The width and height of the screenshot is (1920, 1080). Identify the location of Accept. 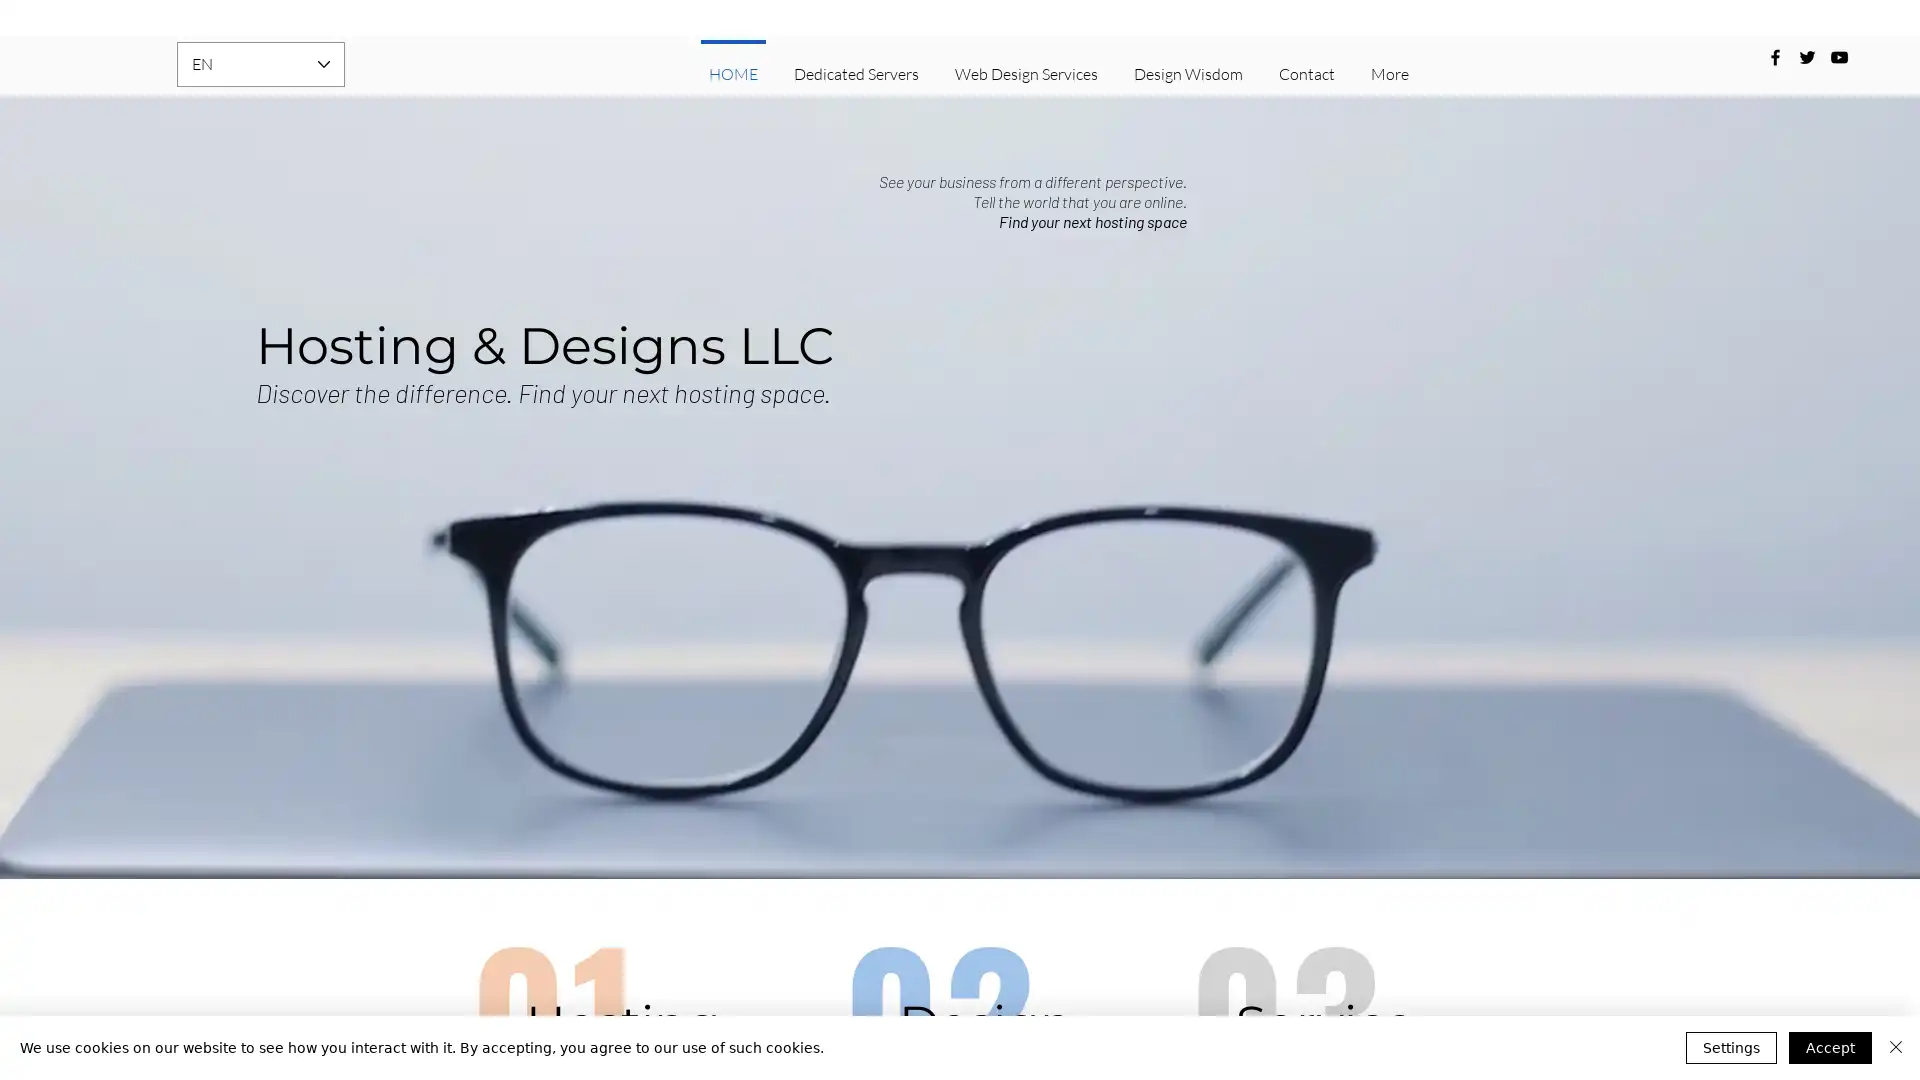
(1830, 1047).